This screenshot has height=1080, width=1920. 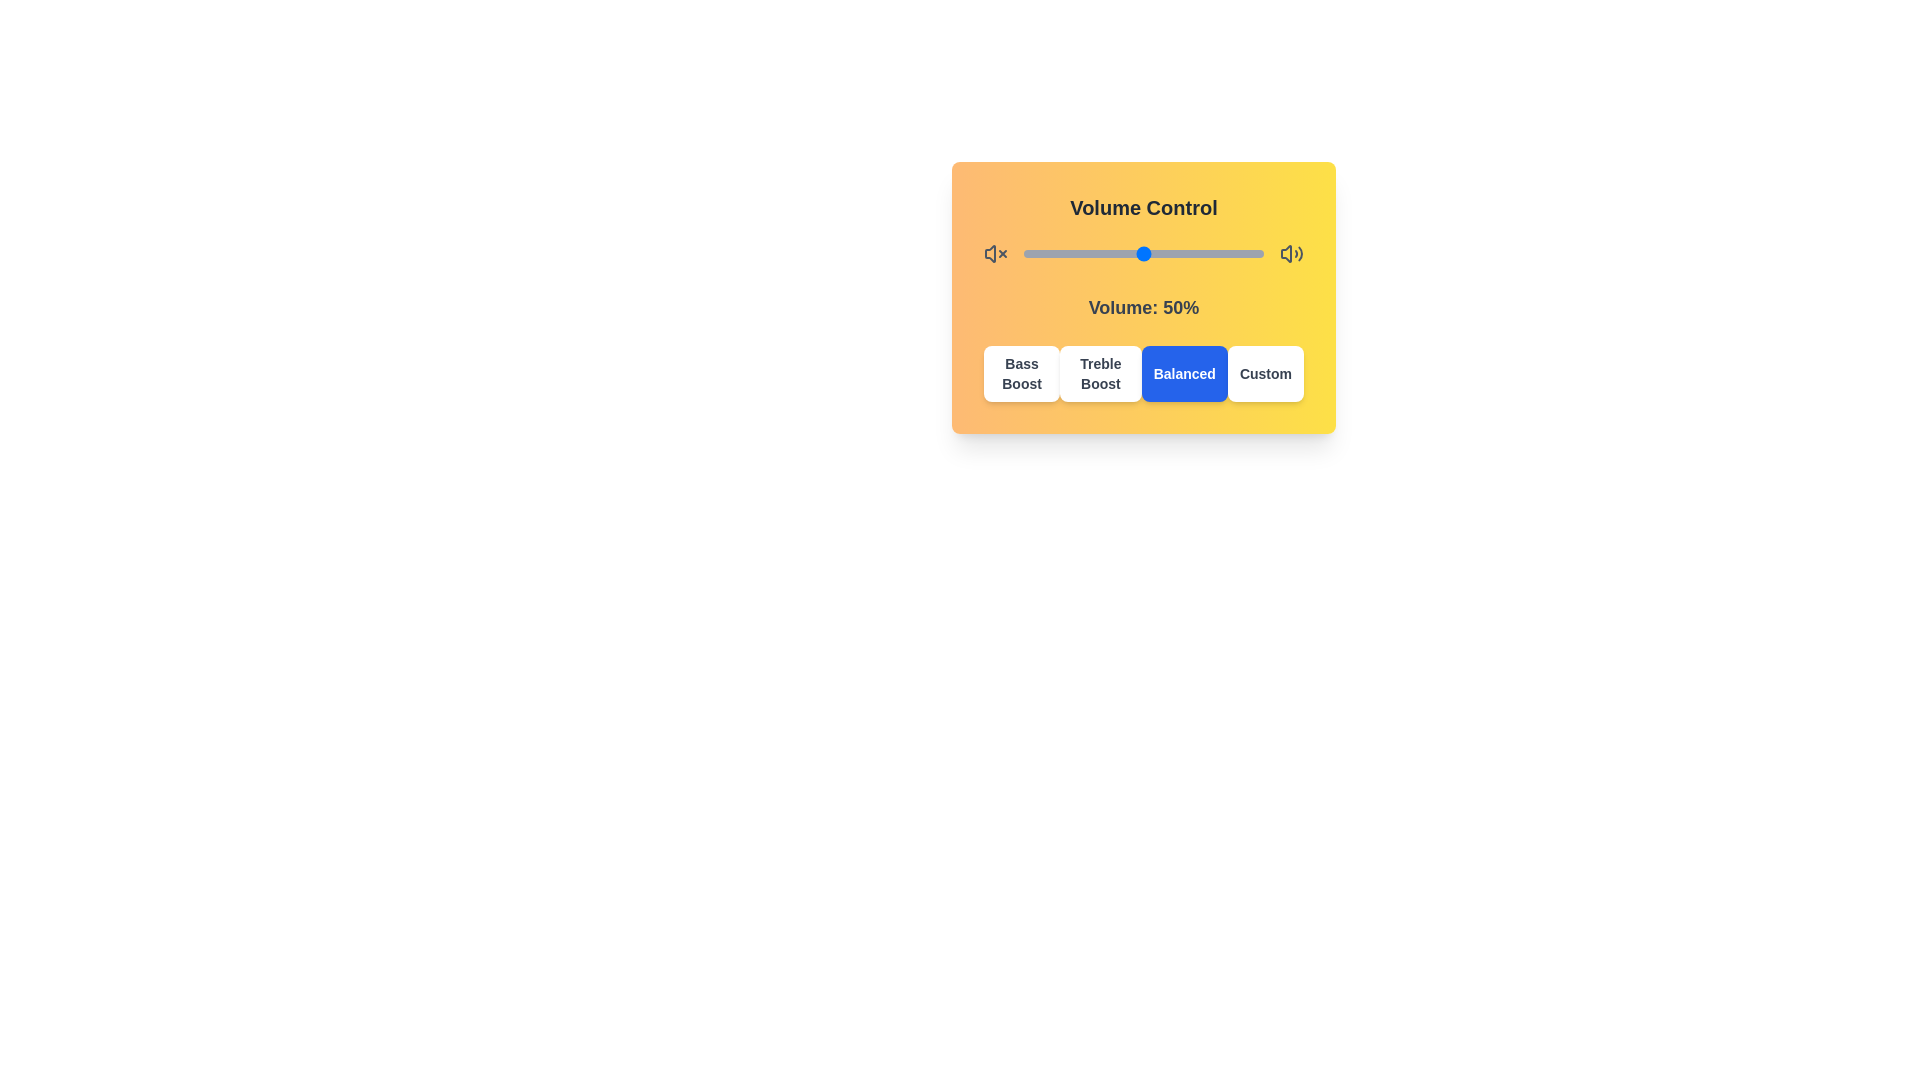 What do you see at coordinates (1185, 374) in the screenshot?
I see `the 'Balanced' button to select the corresponding sound profile` at bounding box center [1185, 374].